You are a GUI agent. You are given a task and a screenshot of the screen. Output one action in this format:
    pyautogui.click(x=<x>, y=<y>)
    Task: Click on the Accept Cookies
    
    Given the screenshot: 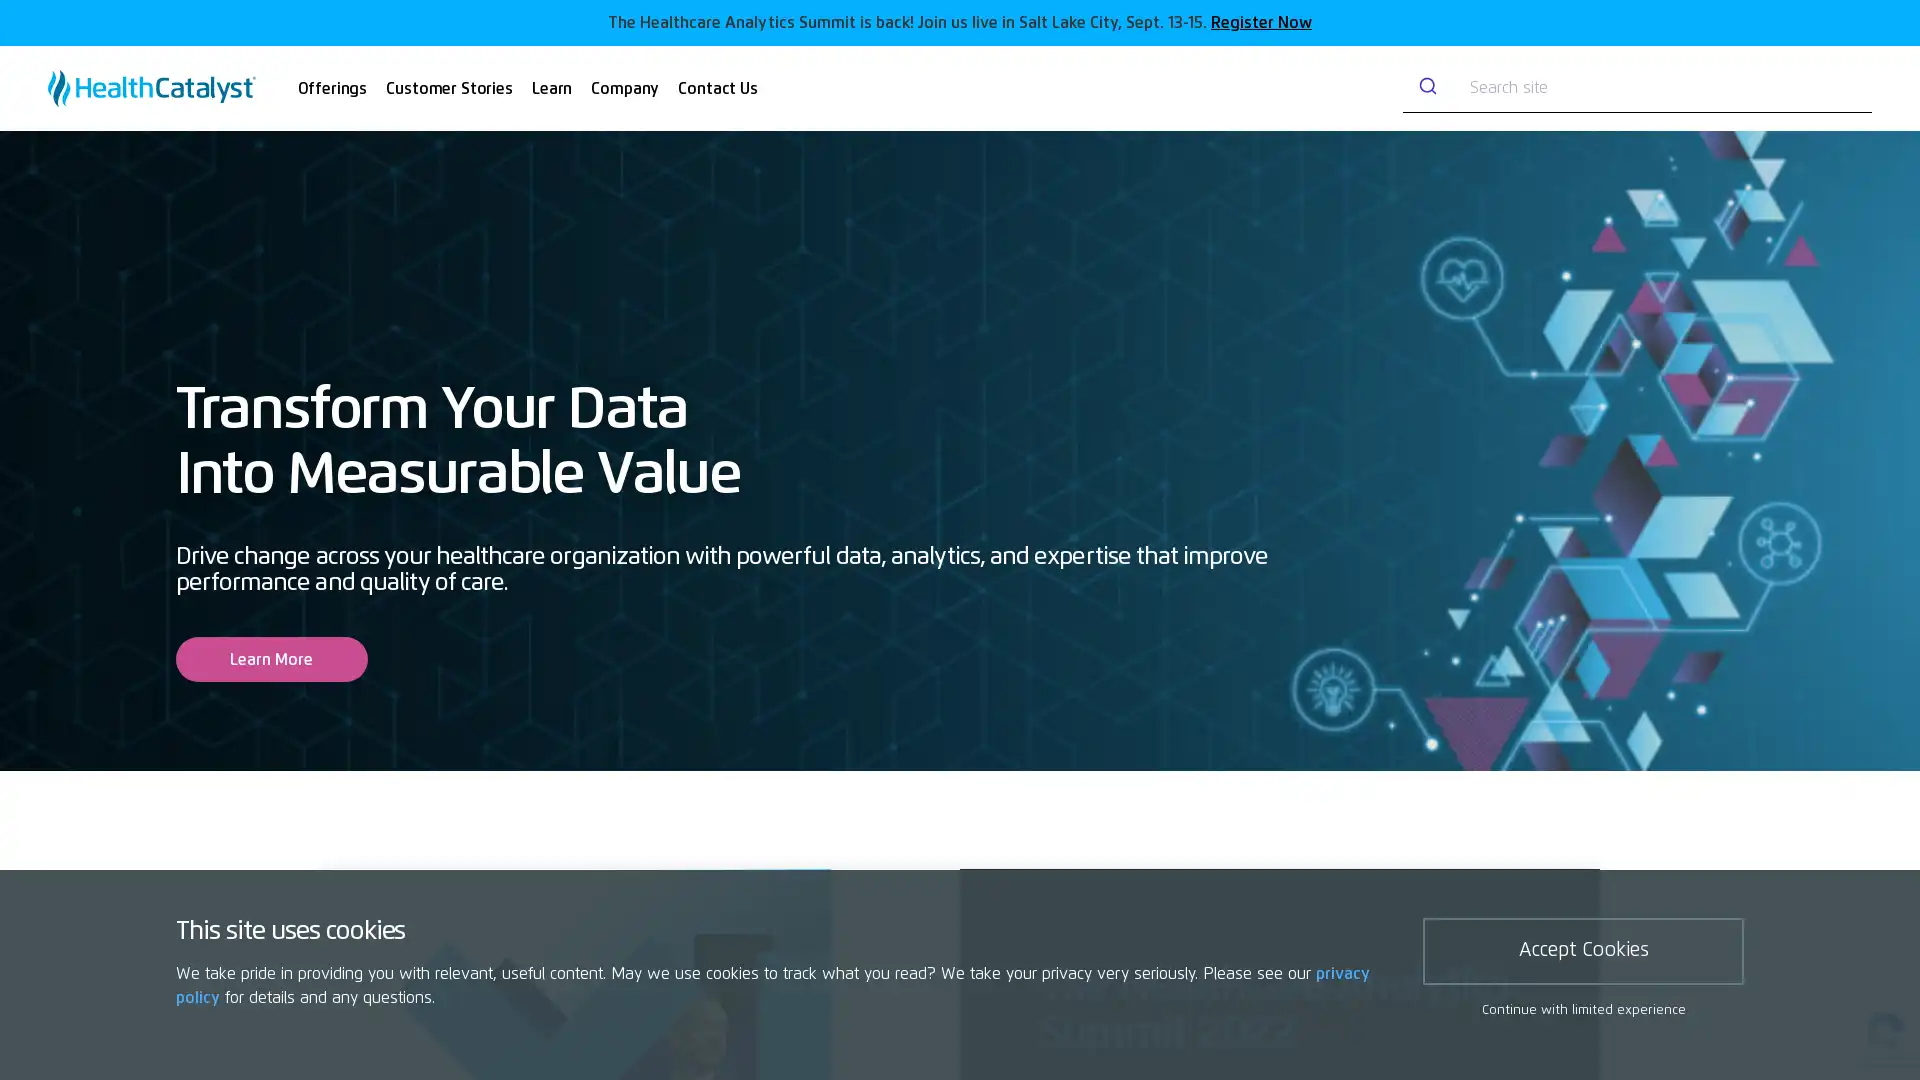 What is the action you would take?
    pyautogui.click(x=1582, y=950)
    